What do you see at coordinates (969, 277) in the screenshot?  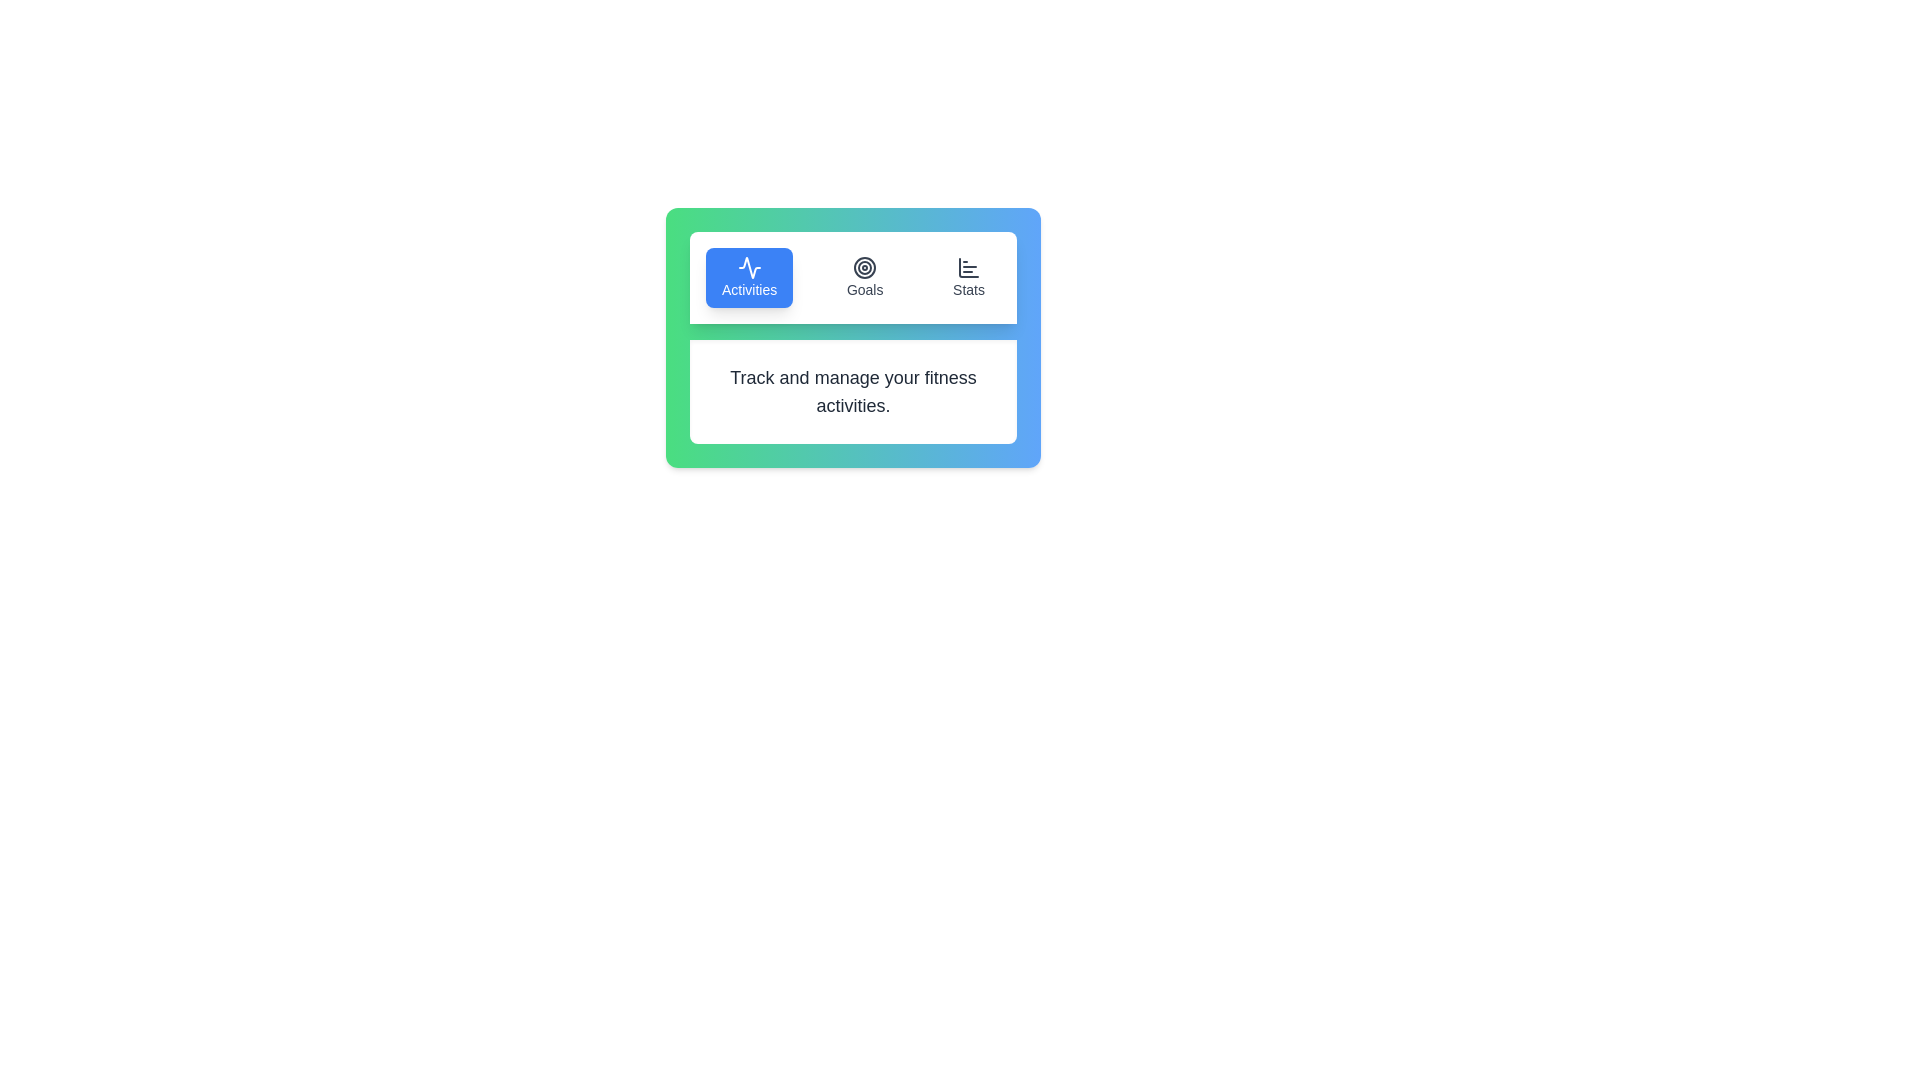 I see `the tab labeled Stats to observe its visual feedback` at bounding box center [969, 277].